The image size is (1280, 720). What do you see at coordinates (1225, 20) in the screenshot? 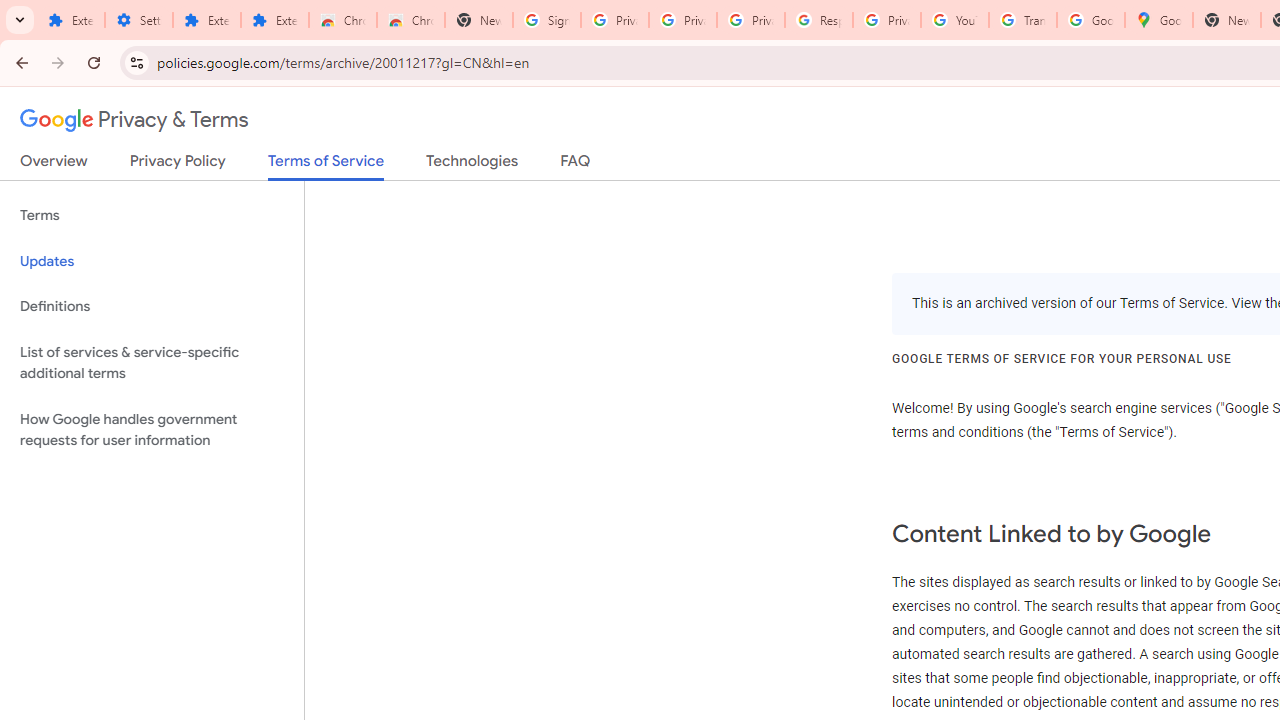
I see `'New Tab'` at bounding box center [1225, 20].